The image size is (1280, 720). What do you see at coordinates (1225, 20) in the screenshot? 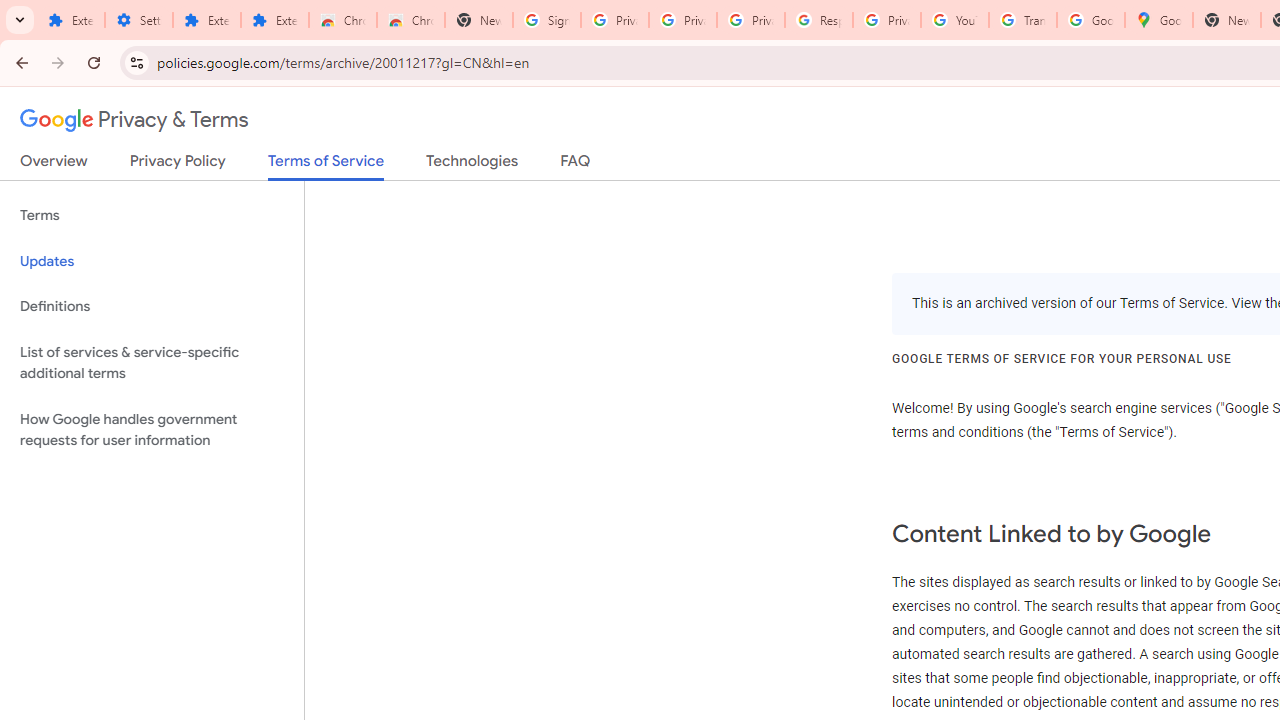
I see `'New Tab'` at bounding box center [1225, 20].